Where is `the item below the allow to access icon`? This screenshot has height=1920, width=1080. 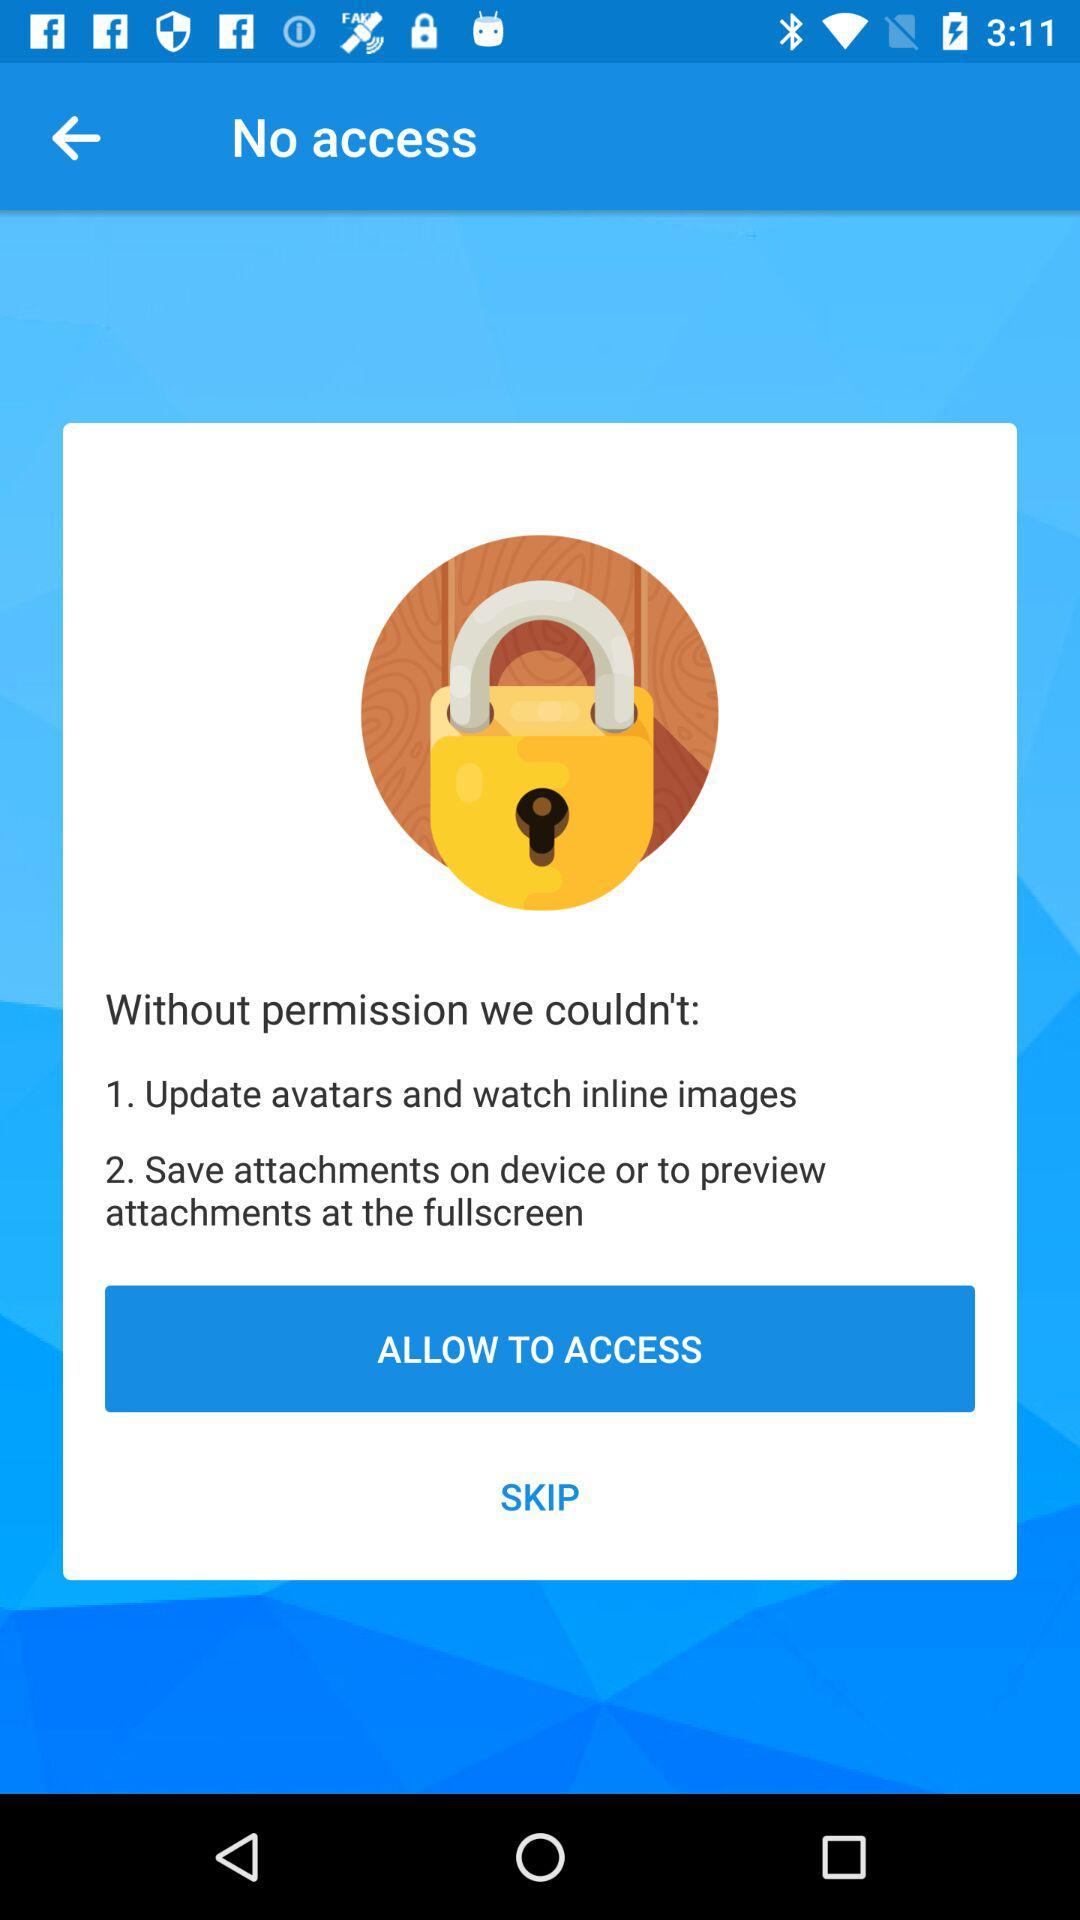
the item below the allow to access icon is located at coordinates (540, 1496).